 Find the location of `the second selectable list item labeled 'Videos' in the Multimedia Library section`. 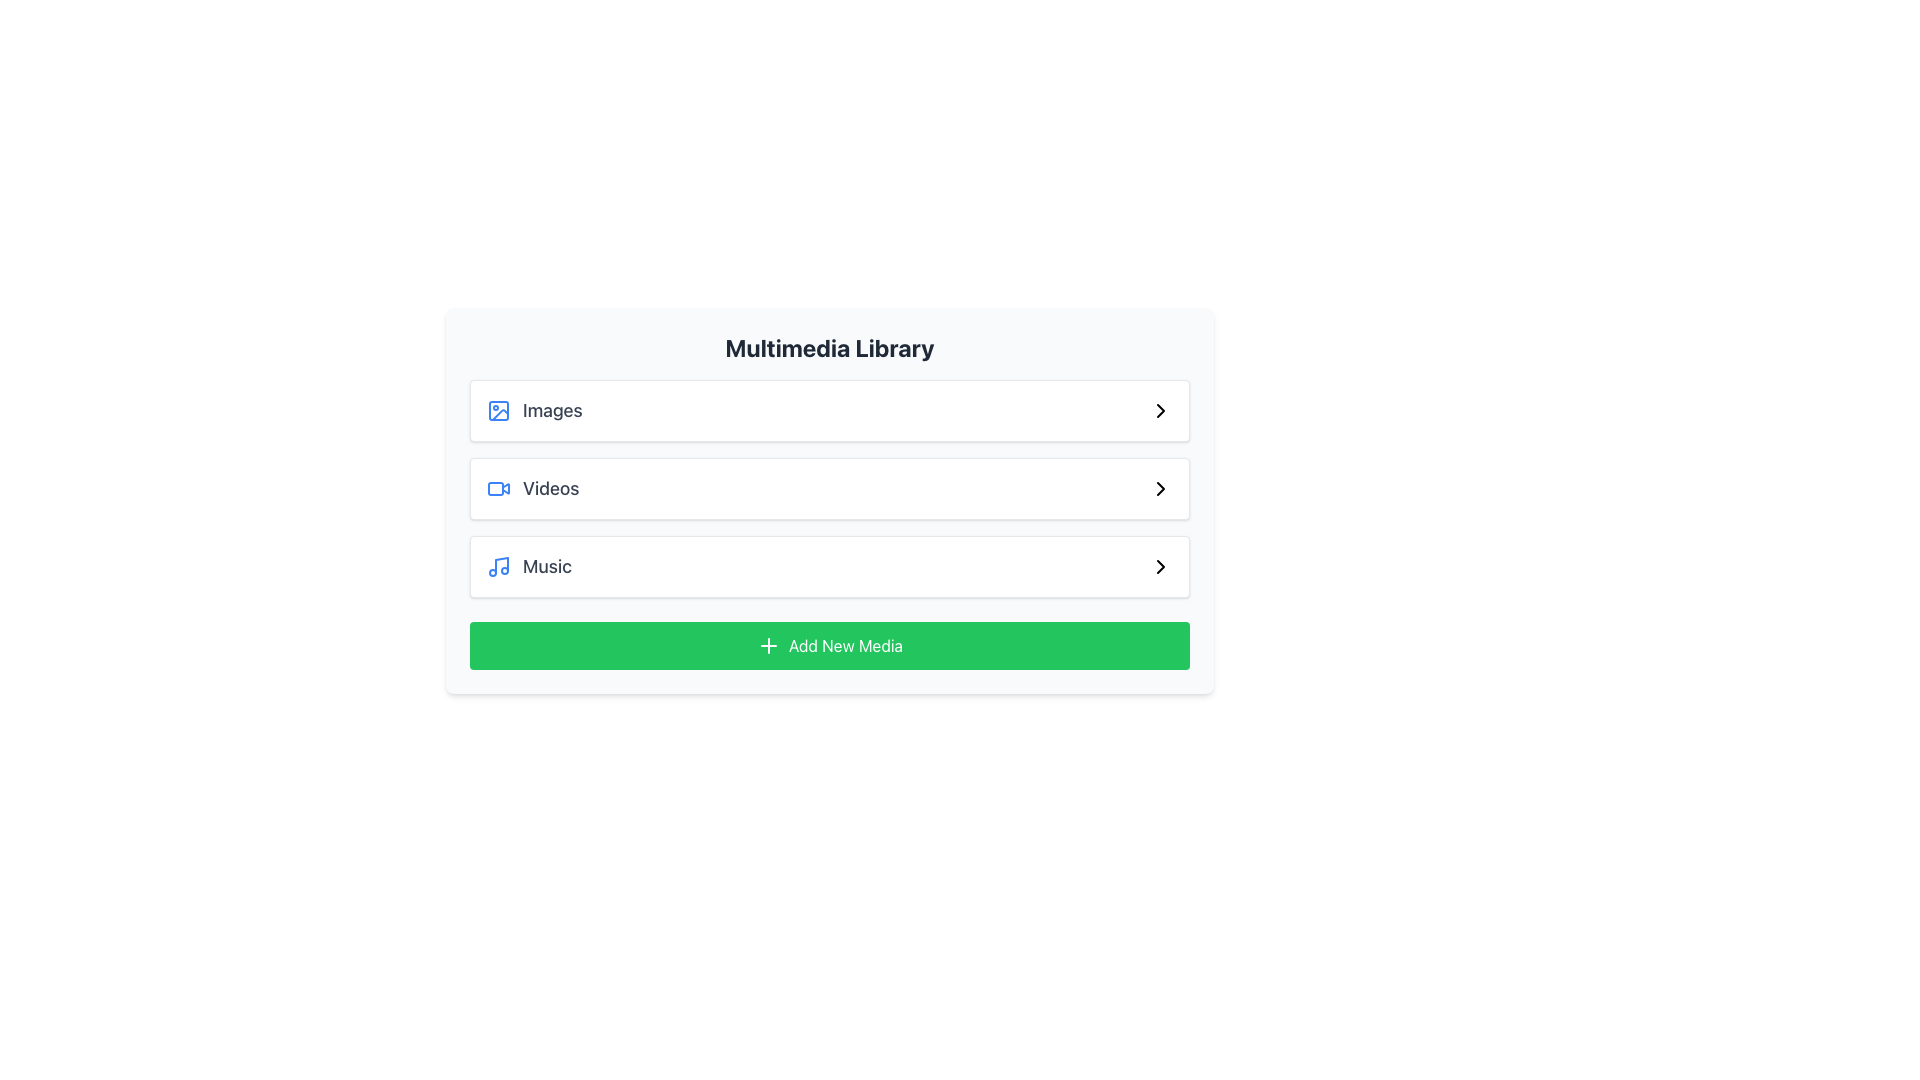

the second selectable list item labeled 'Videos' in the Multimedia Library section is located at coordinates (830, 489).